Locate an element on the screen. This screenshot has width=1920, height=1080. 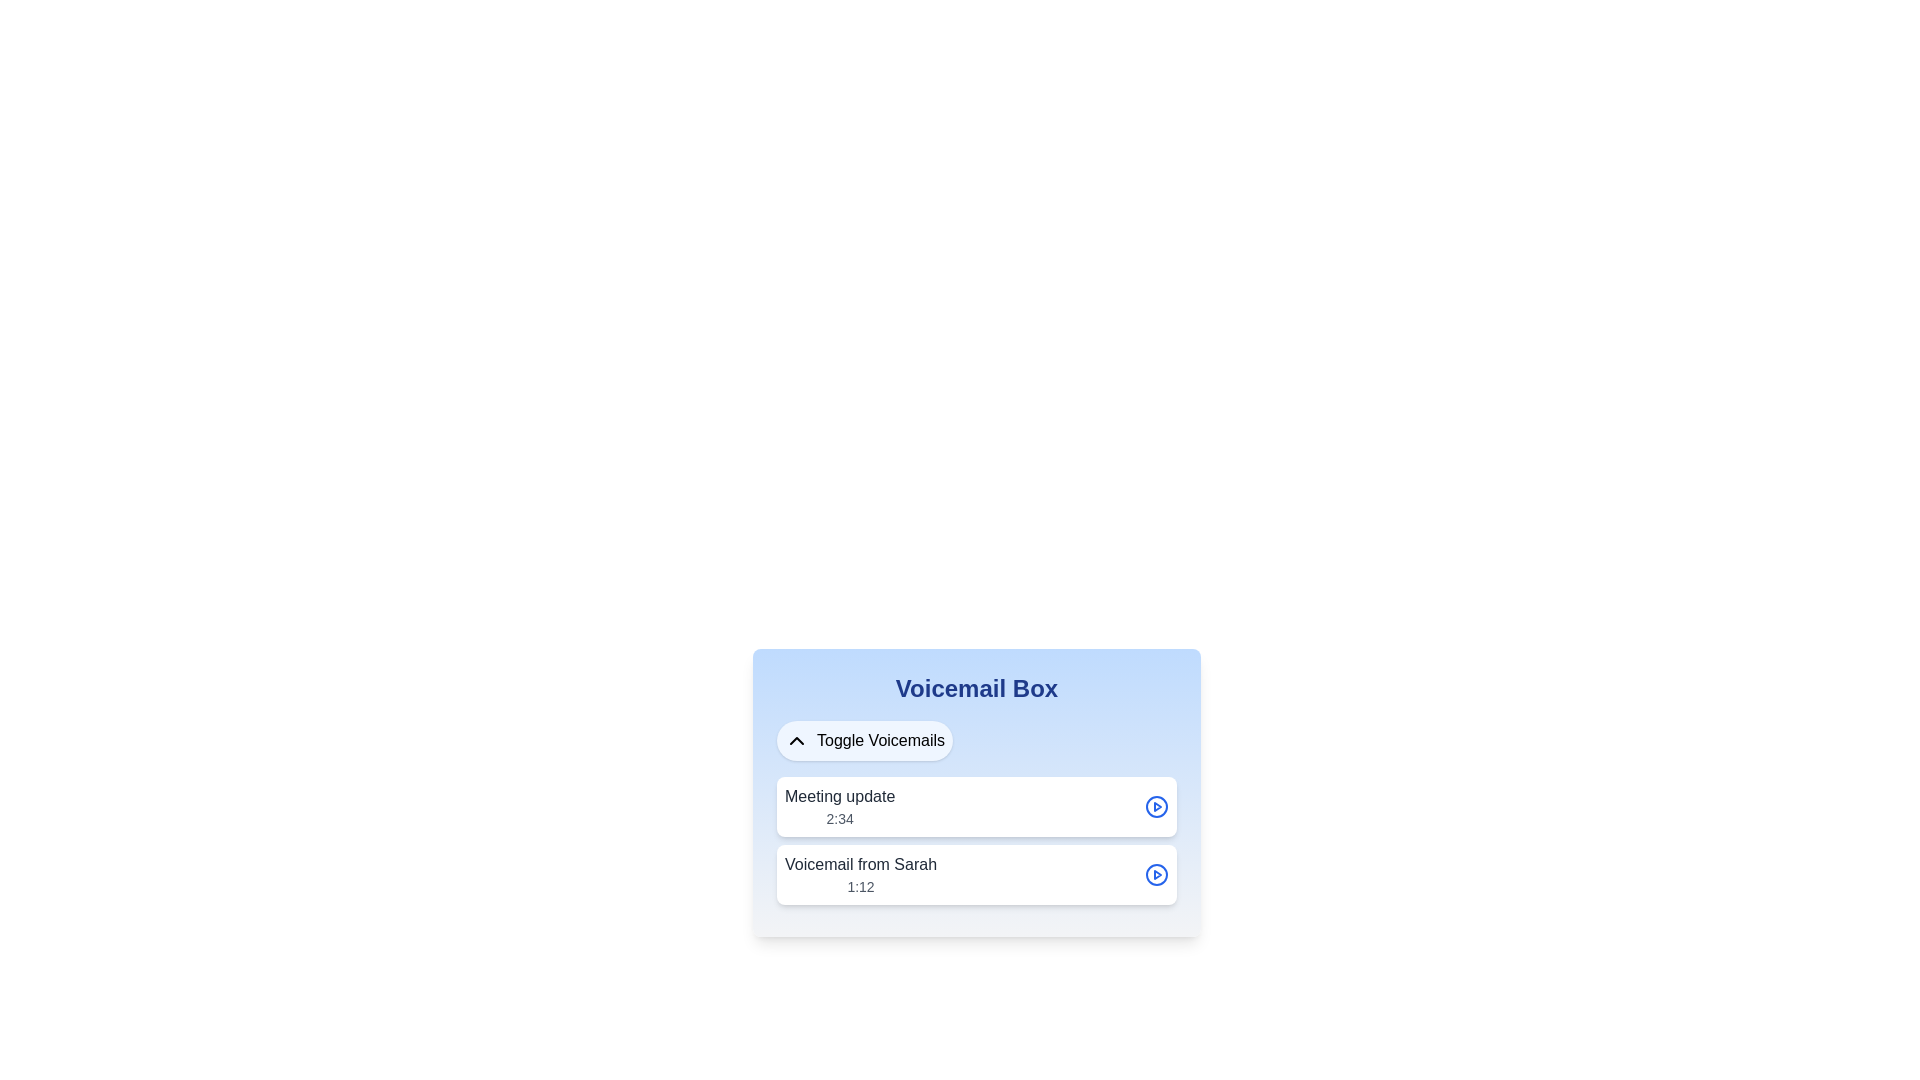
the bold text label reading 'Meeting update' in the voicemail list interface is located at coordinates (840, 796).